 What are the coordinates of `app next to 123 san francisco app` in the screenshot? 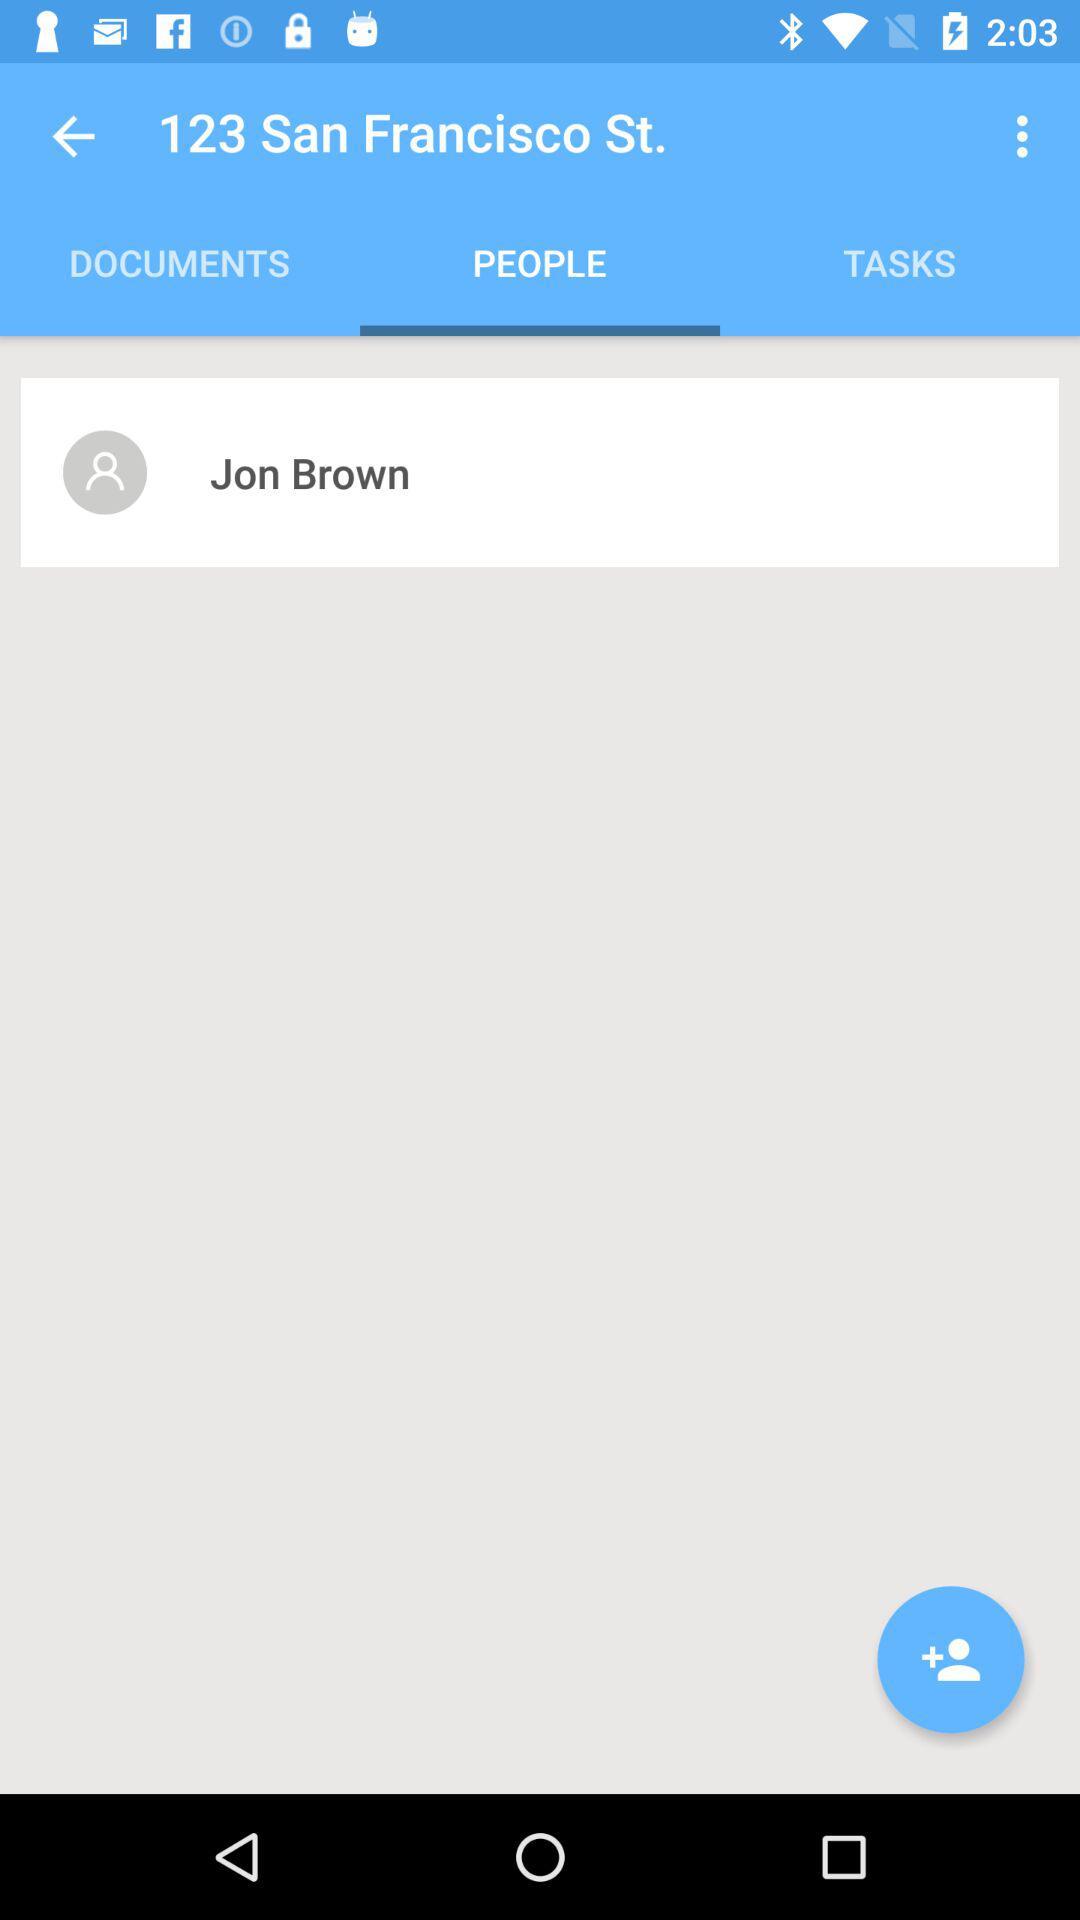 It's located at (1027, 135).